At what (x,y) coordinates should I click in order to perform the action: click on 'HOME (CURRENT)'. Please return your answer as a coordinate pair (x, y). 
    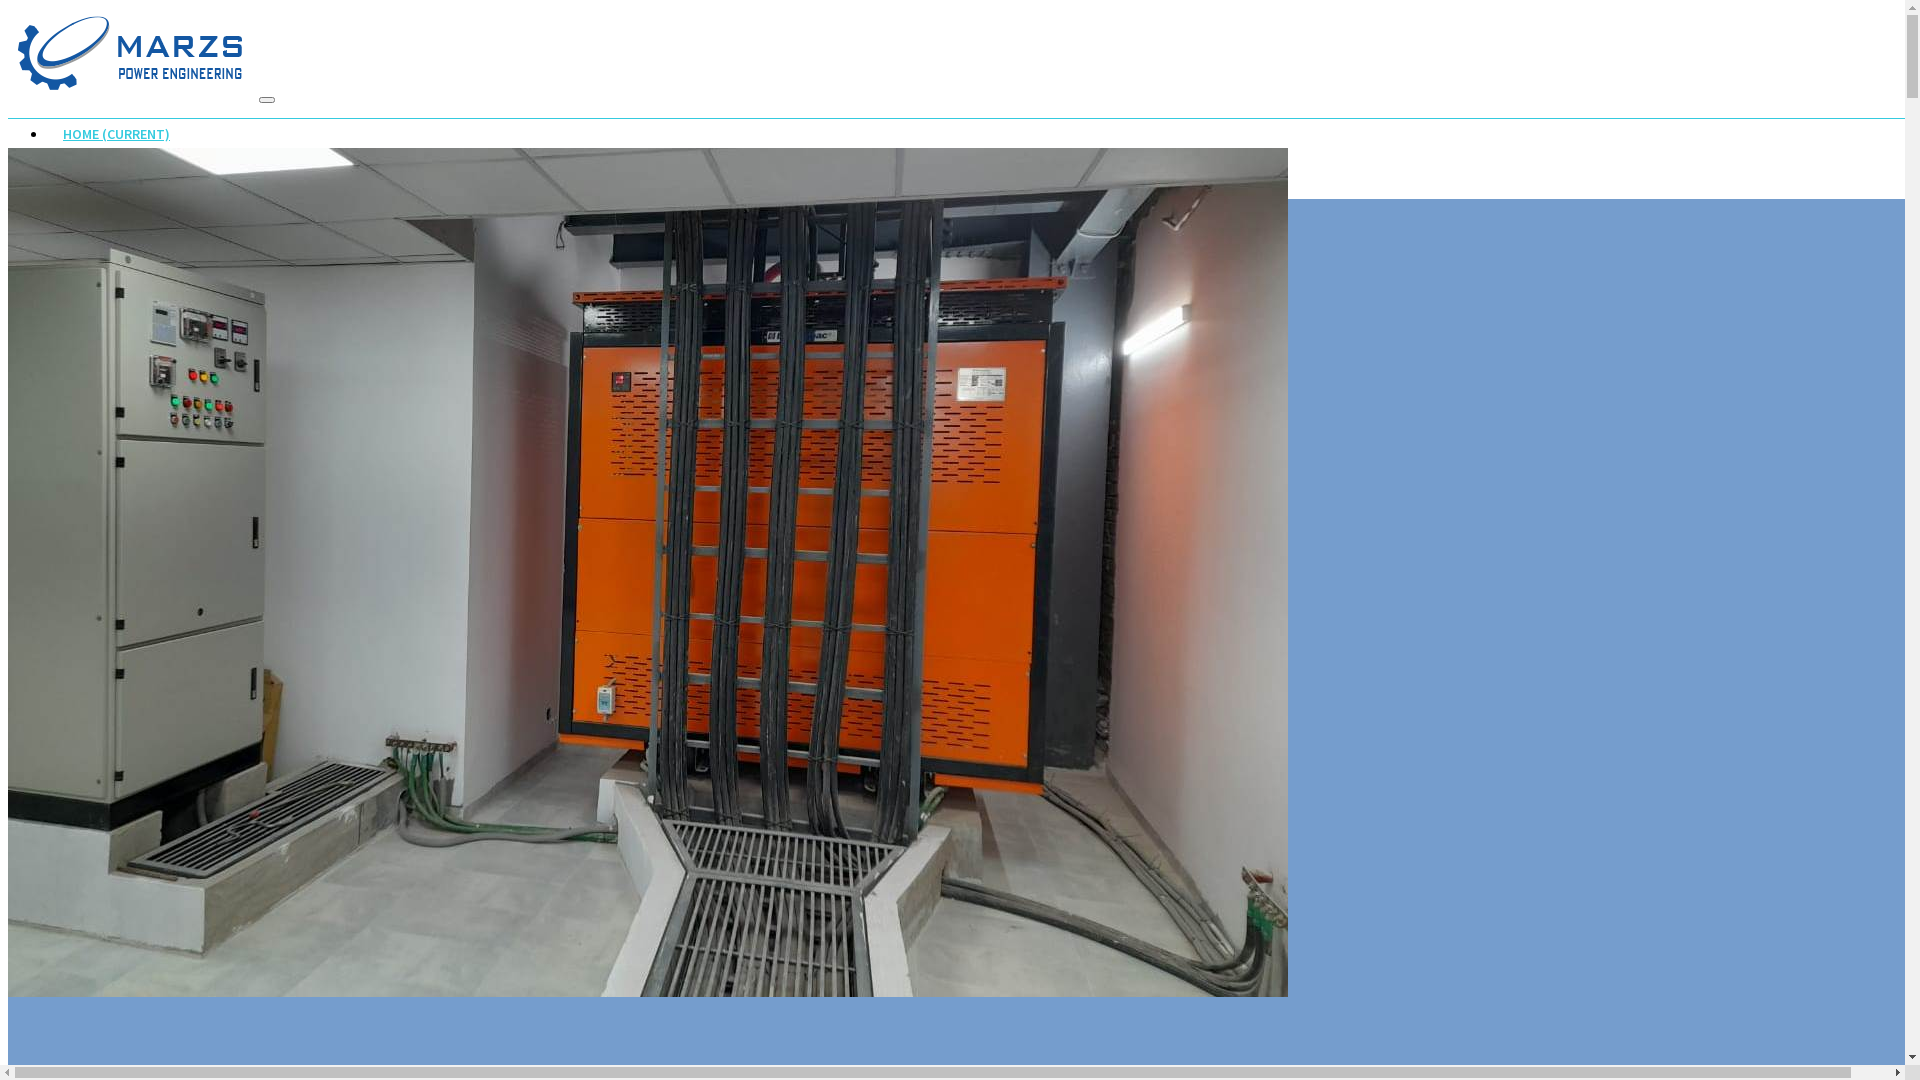
    Looking at the image, I should click on (115, 135).